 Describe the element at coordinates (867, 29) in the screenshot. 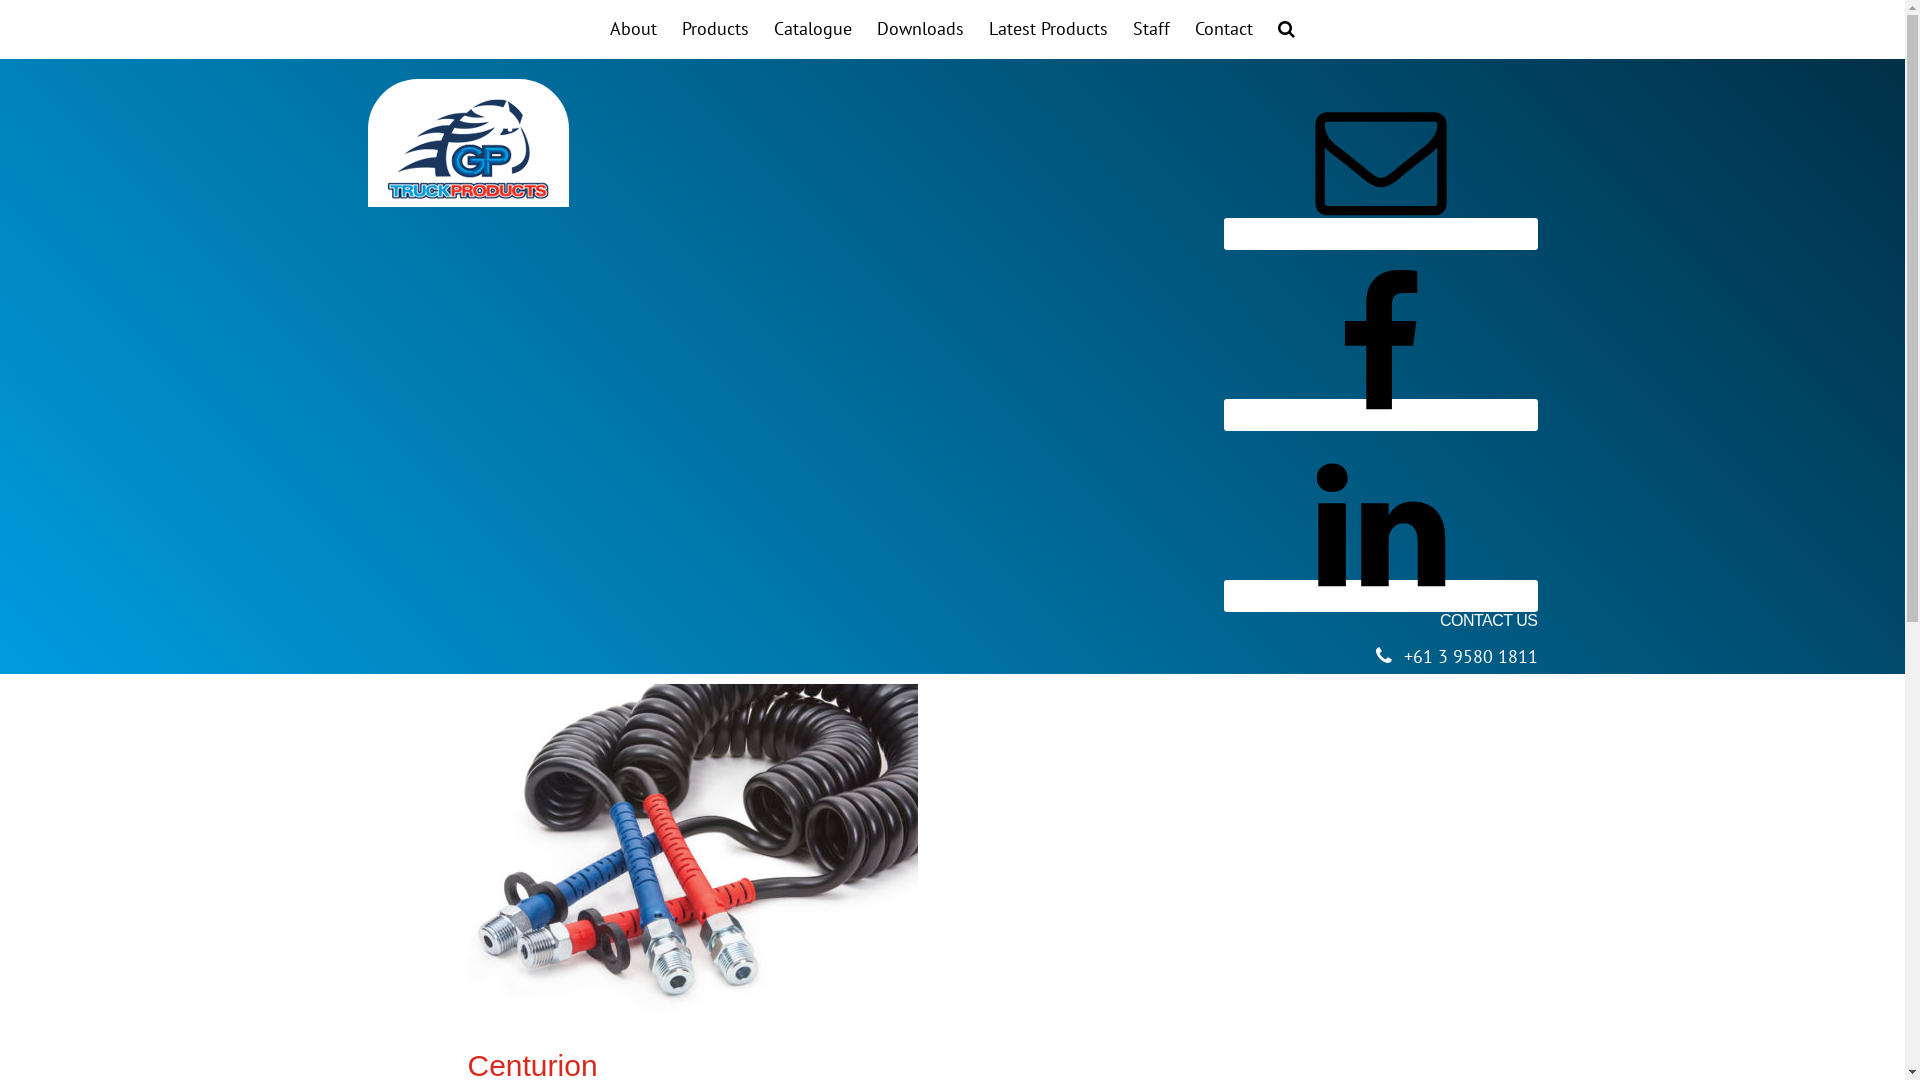

I see `'Downloads'` at that location.